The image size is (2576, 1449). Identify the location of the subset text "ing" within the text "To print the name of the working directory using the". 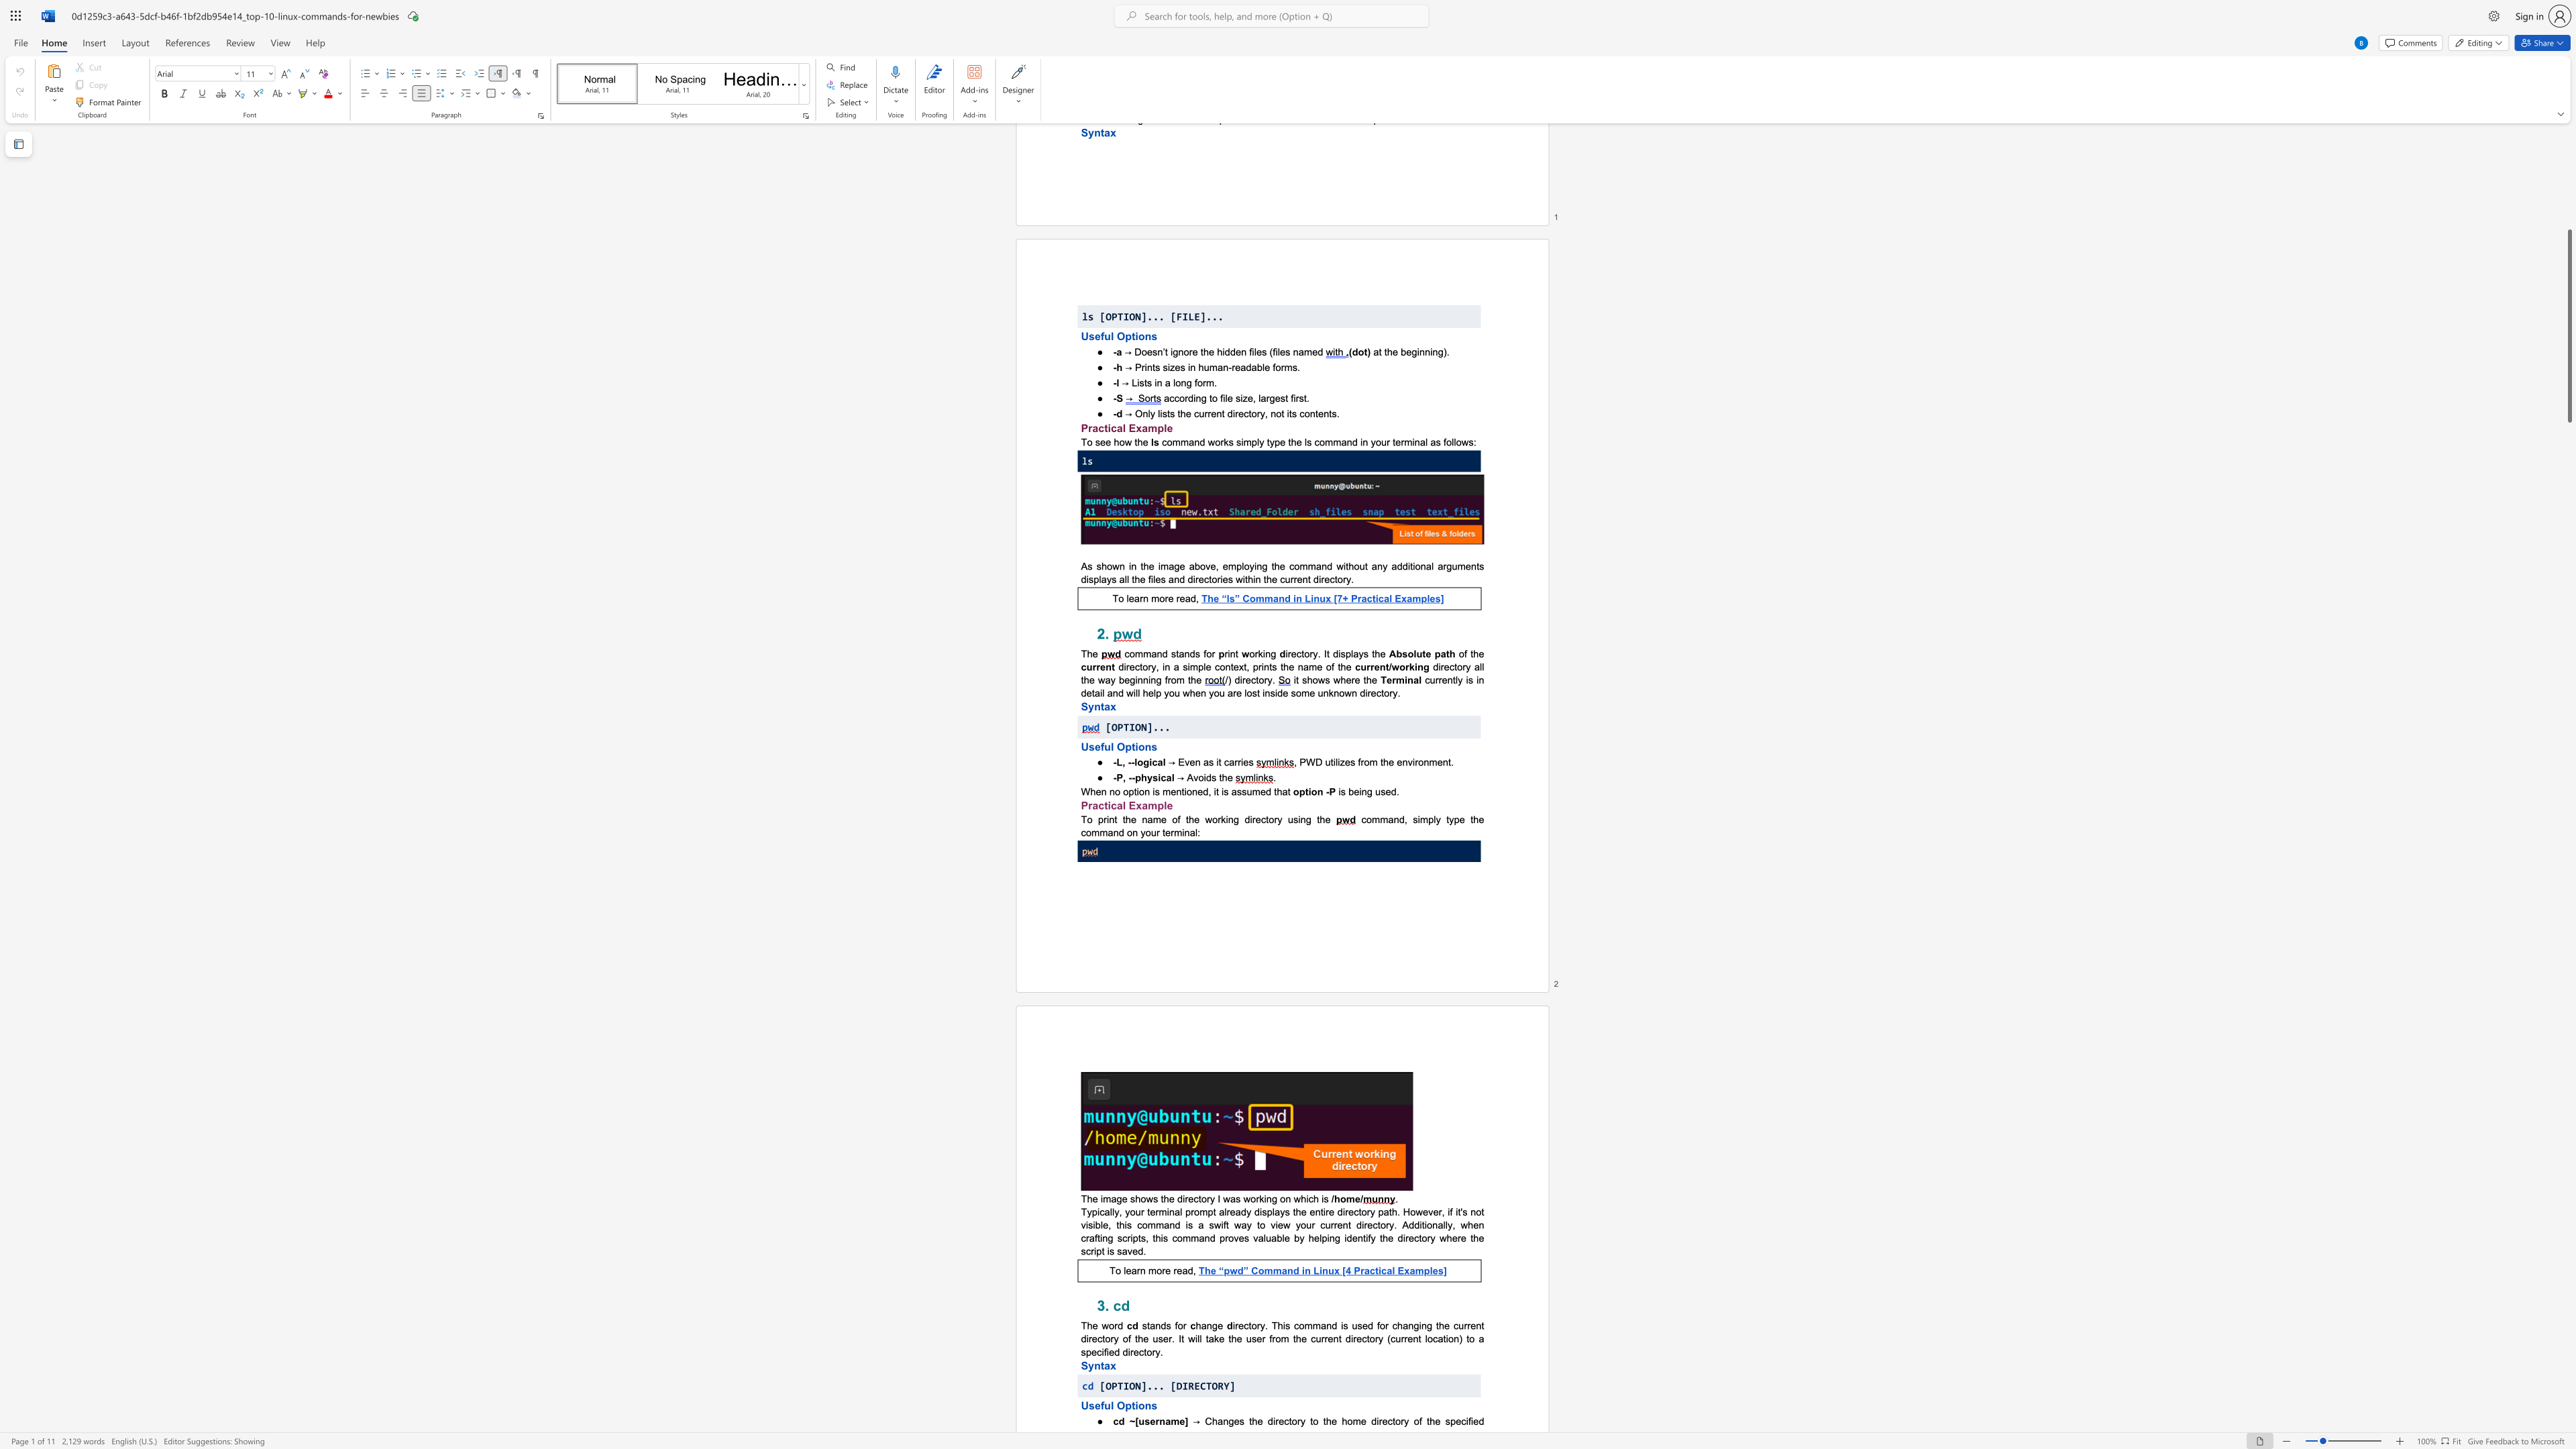
(1297, 818).